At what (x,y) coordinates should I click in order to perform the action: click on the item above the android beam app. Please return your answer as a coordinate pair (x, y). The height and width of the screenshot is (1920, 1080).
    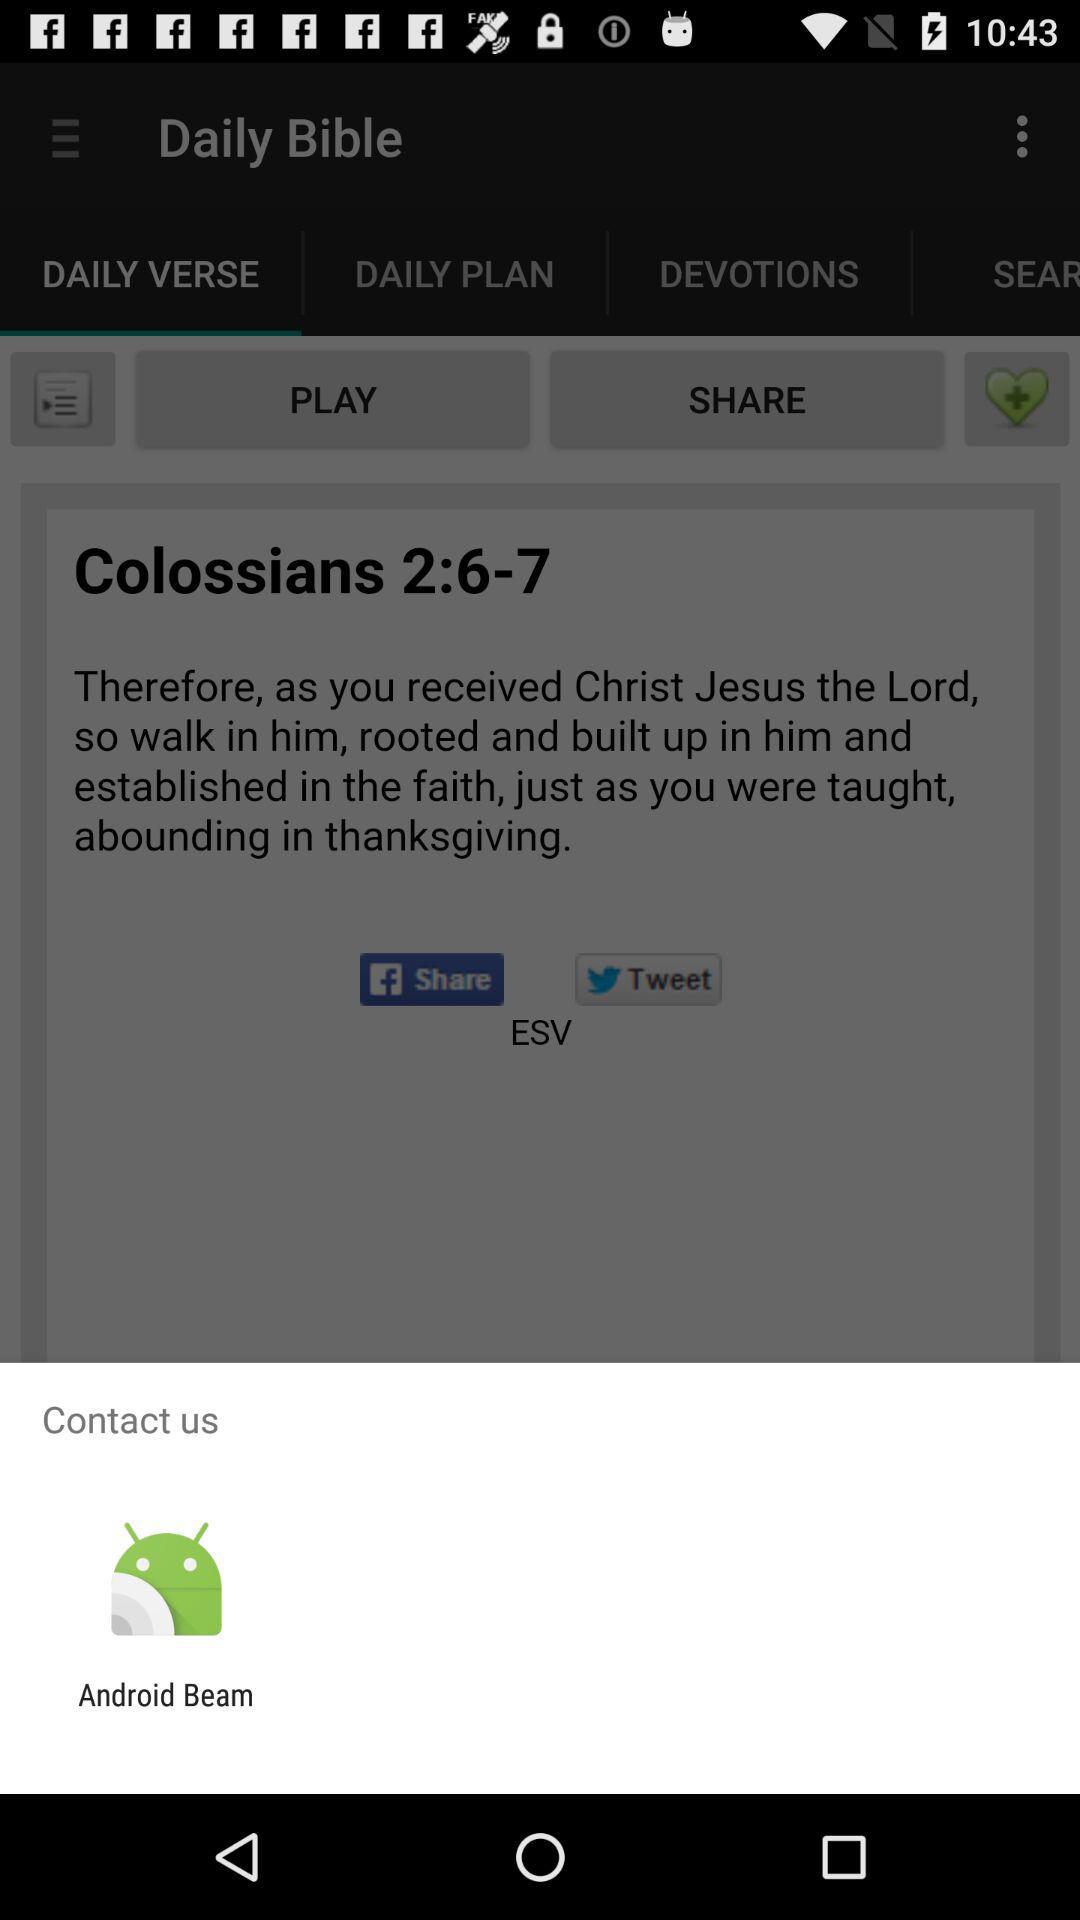
    Looking at the image, I should click on (165, 1579).